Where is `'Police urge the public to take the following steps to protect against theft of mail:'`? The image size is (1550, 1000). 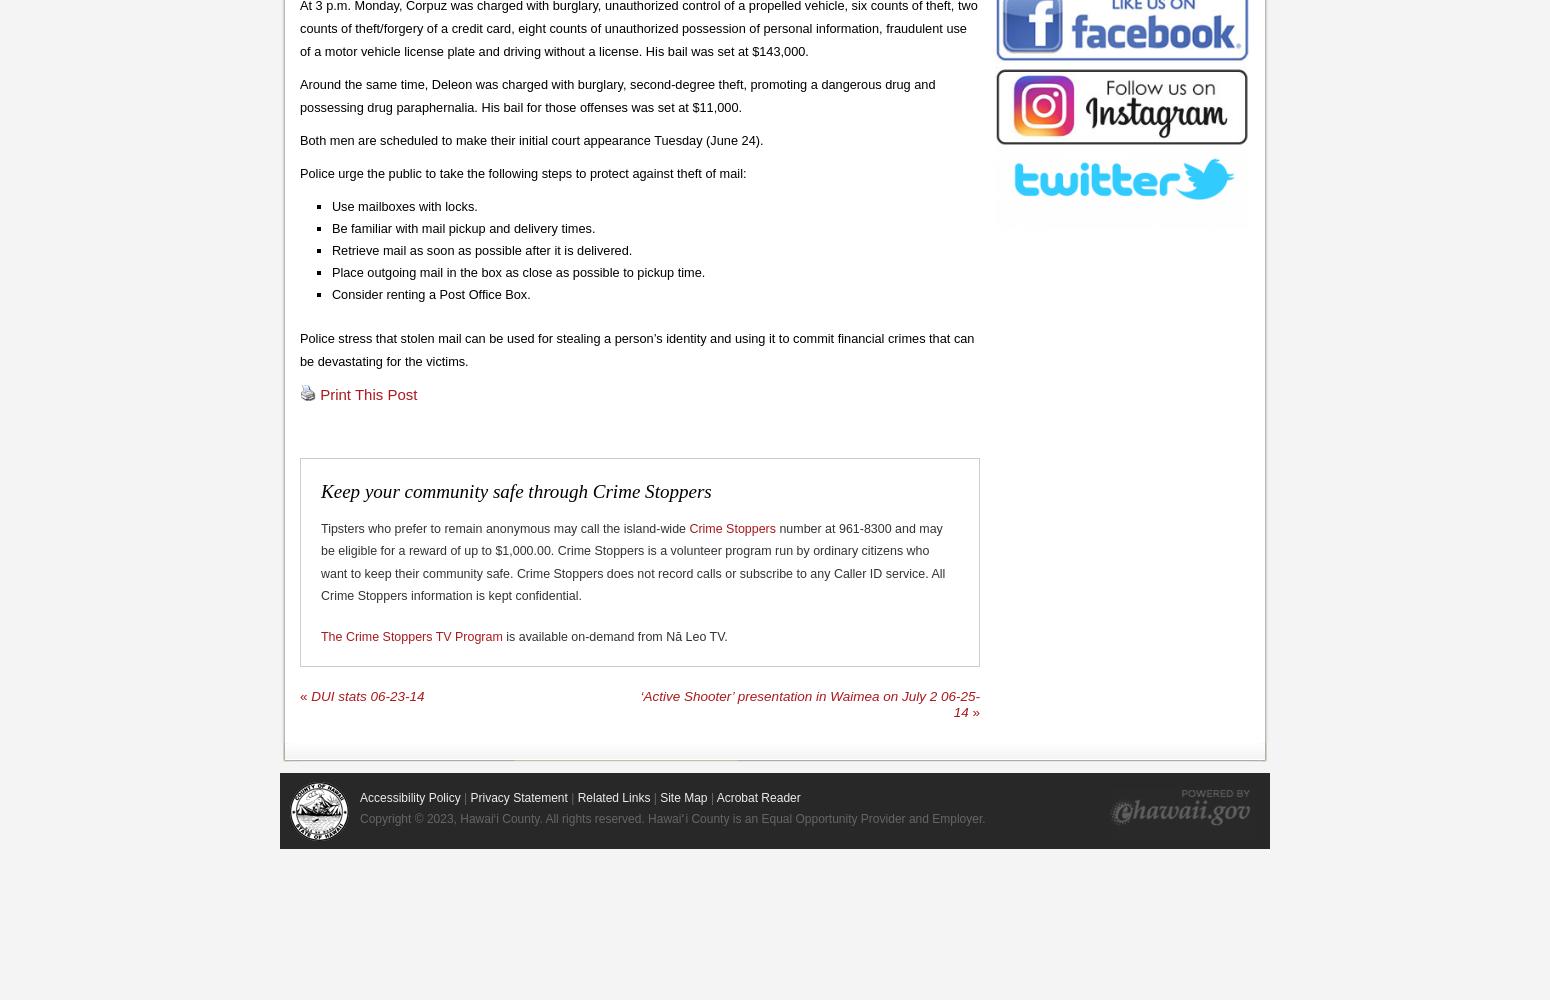
'Police urge the public to take the following steps to protect against theft of mail:' is located at coordinates (521, 173).